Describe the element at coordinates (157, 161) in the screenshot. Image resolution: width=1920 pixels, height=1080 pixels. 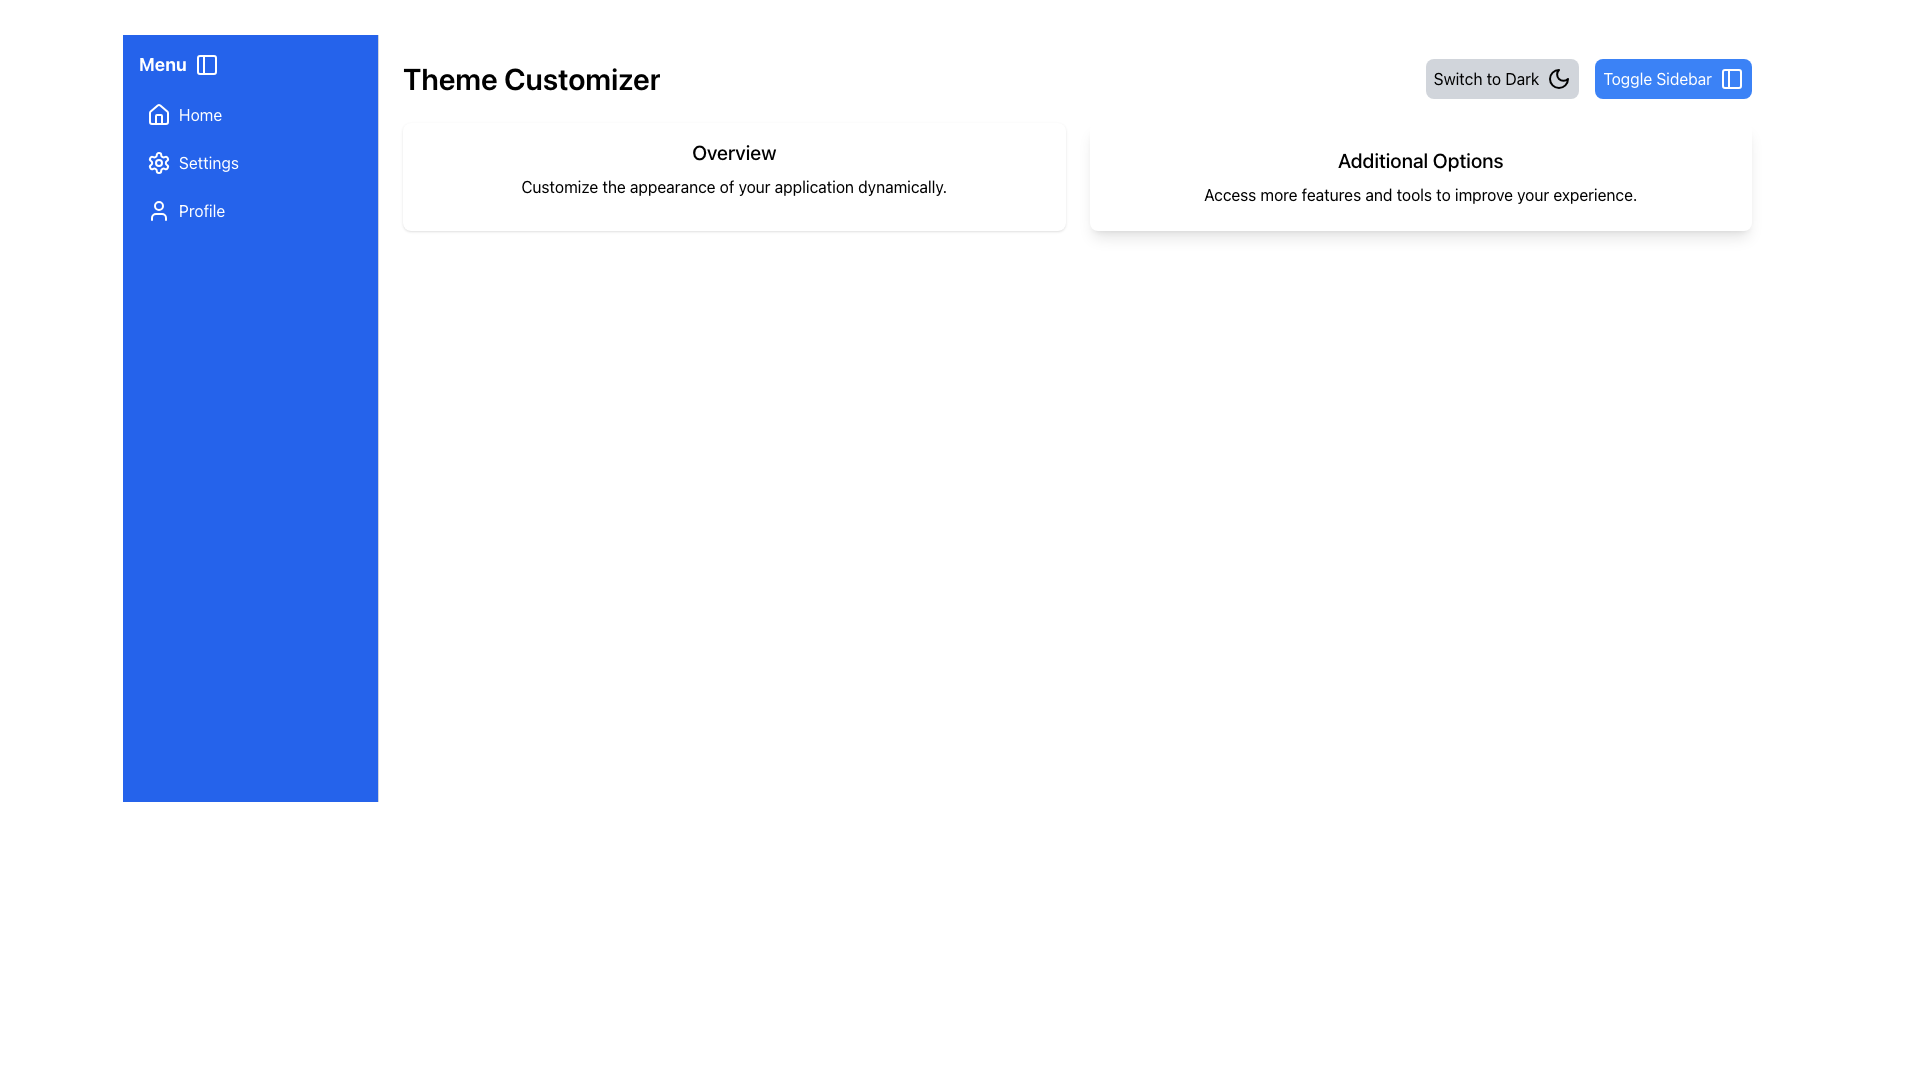
I see `the 'Settings' icon in the vertical navigation bar located on the left side of the interface` at that location.